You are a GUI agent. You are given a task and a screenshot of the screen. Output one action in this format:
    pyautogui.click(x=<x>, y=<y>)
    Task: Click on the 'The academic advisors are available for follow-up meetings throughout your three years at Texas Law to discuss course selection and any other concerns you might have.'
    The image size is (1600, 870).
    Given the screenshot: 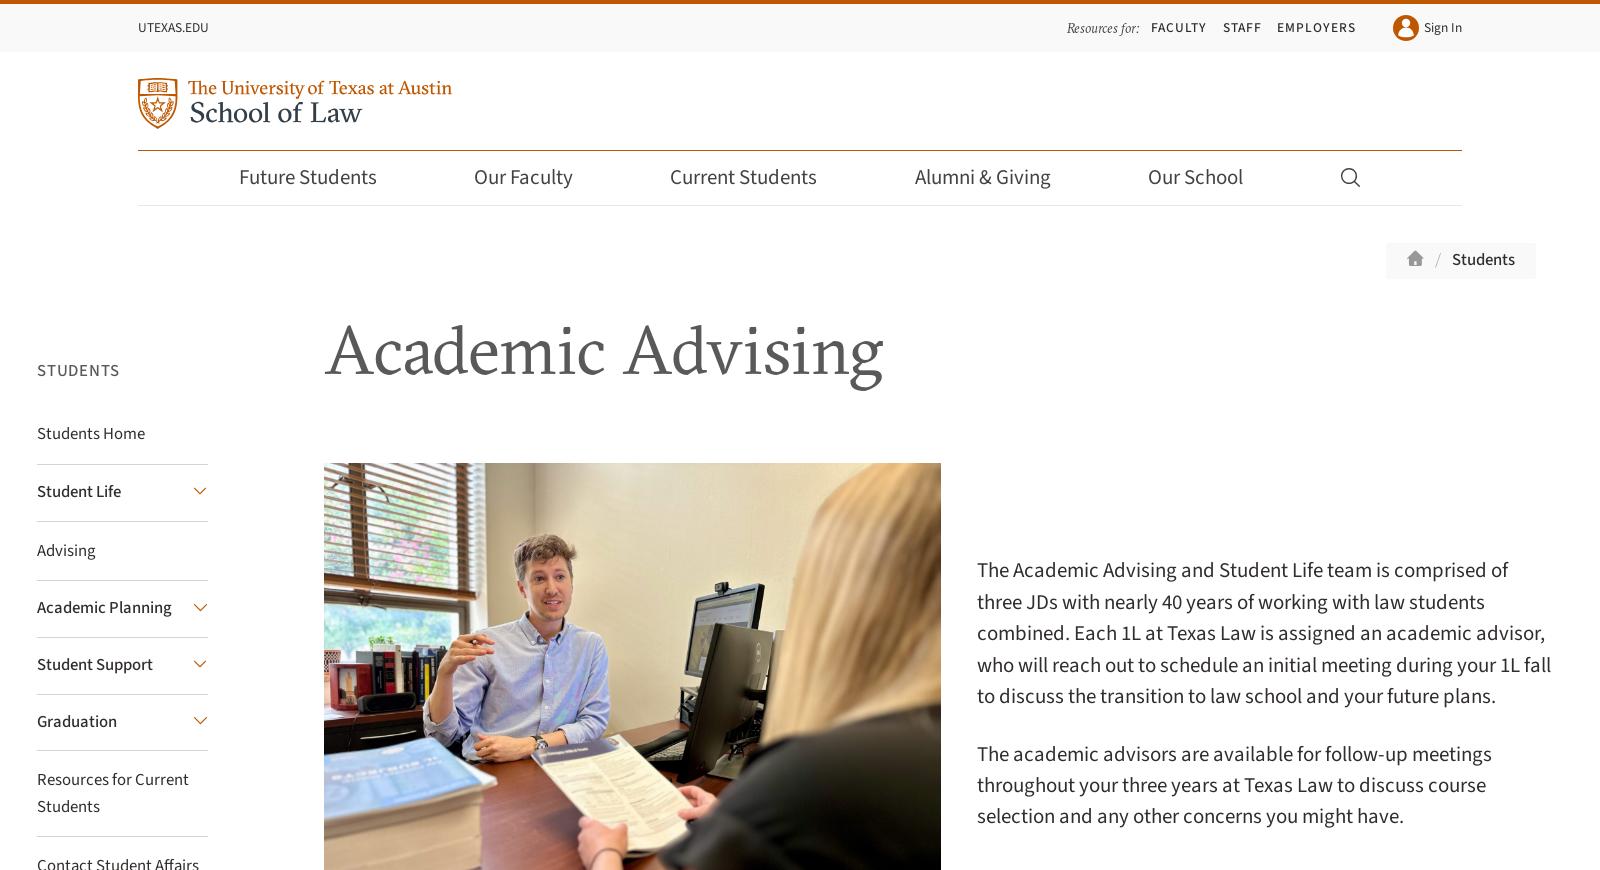 What is the action you would take?
    pyautogui.click(x=975, y=785)
    